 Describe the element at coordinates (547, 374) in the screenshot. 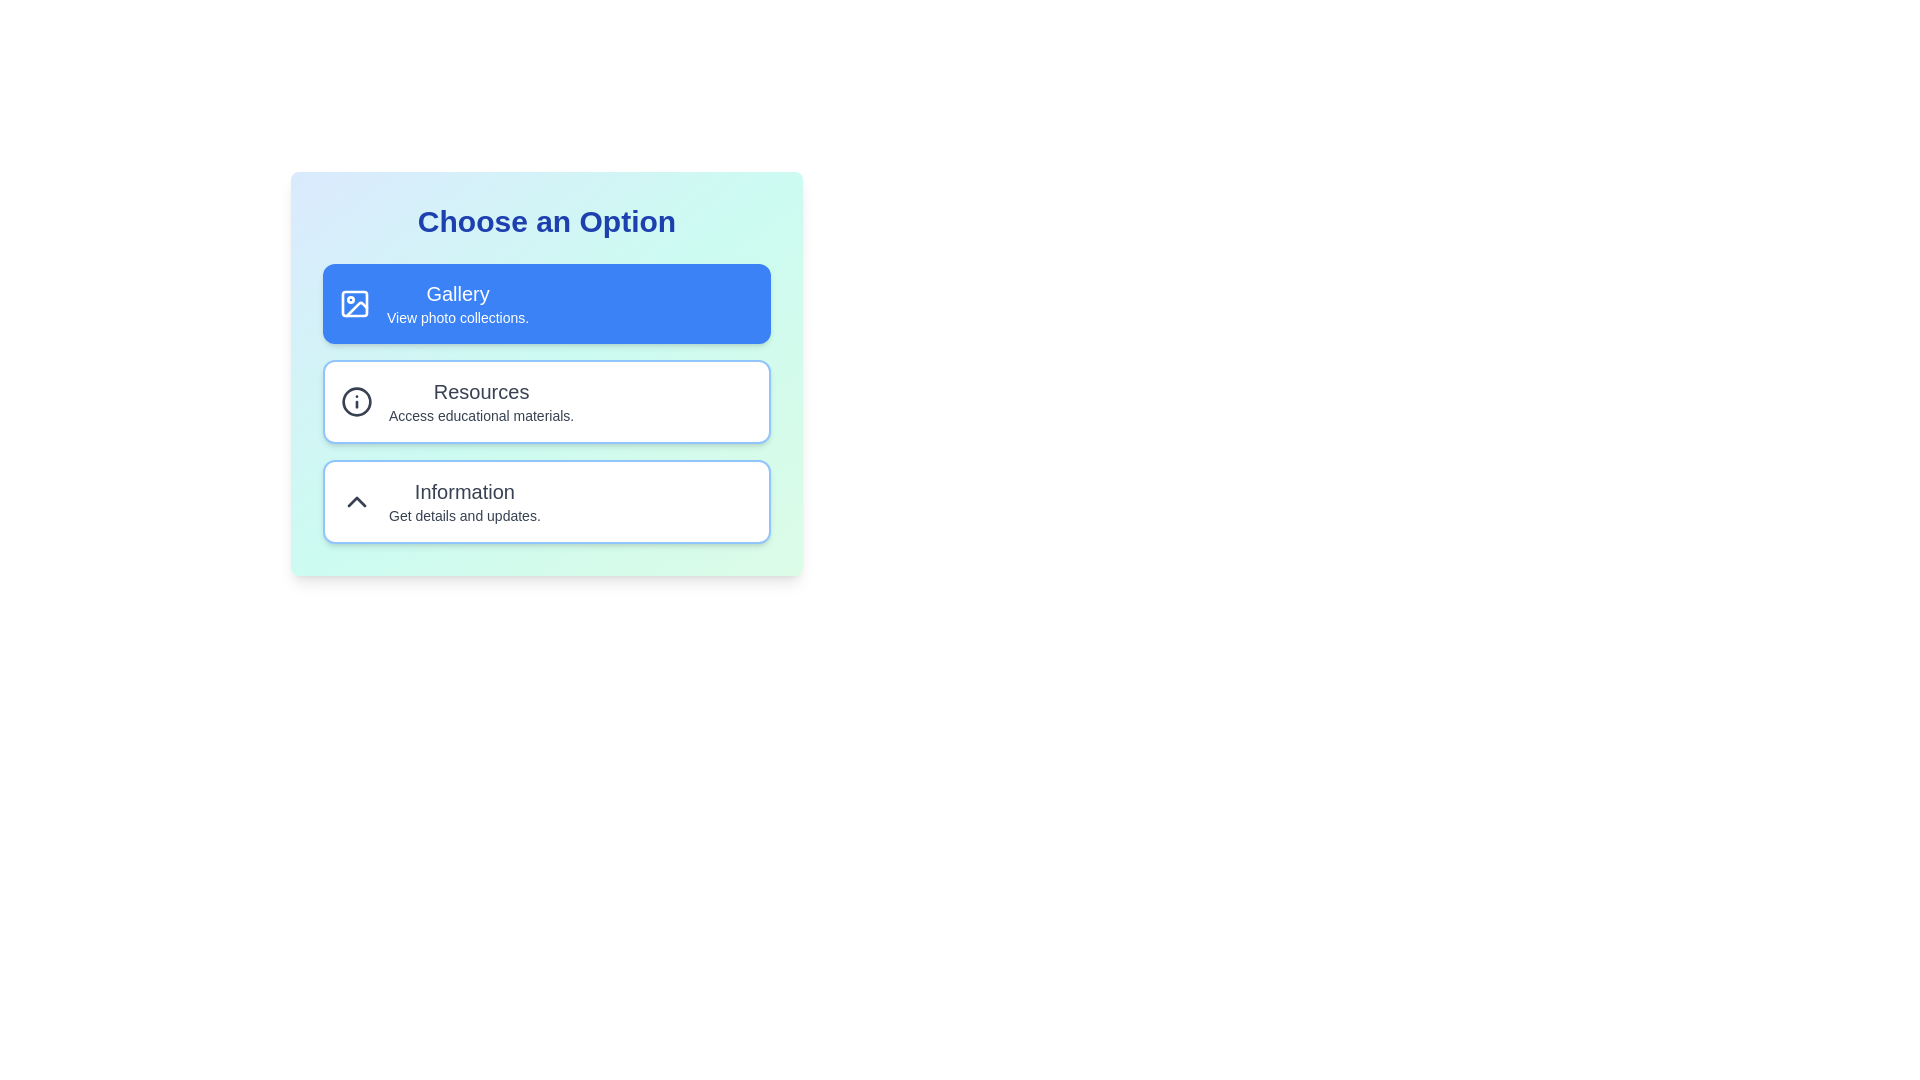

I see `the button located in the second position of a vertical stack of three cards, which accesses educational resources` at that location.